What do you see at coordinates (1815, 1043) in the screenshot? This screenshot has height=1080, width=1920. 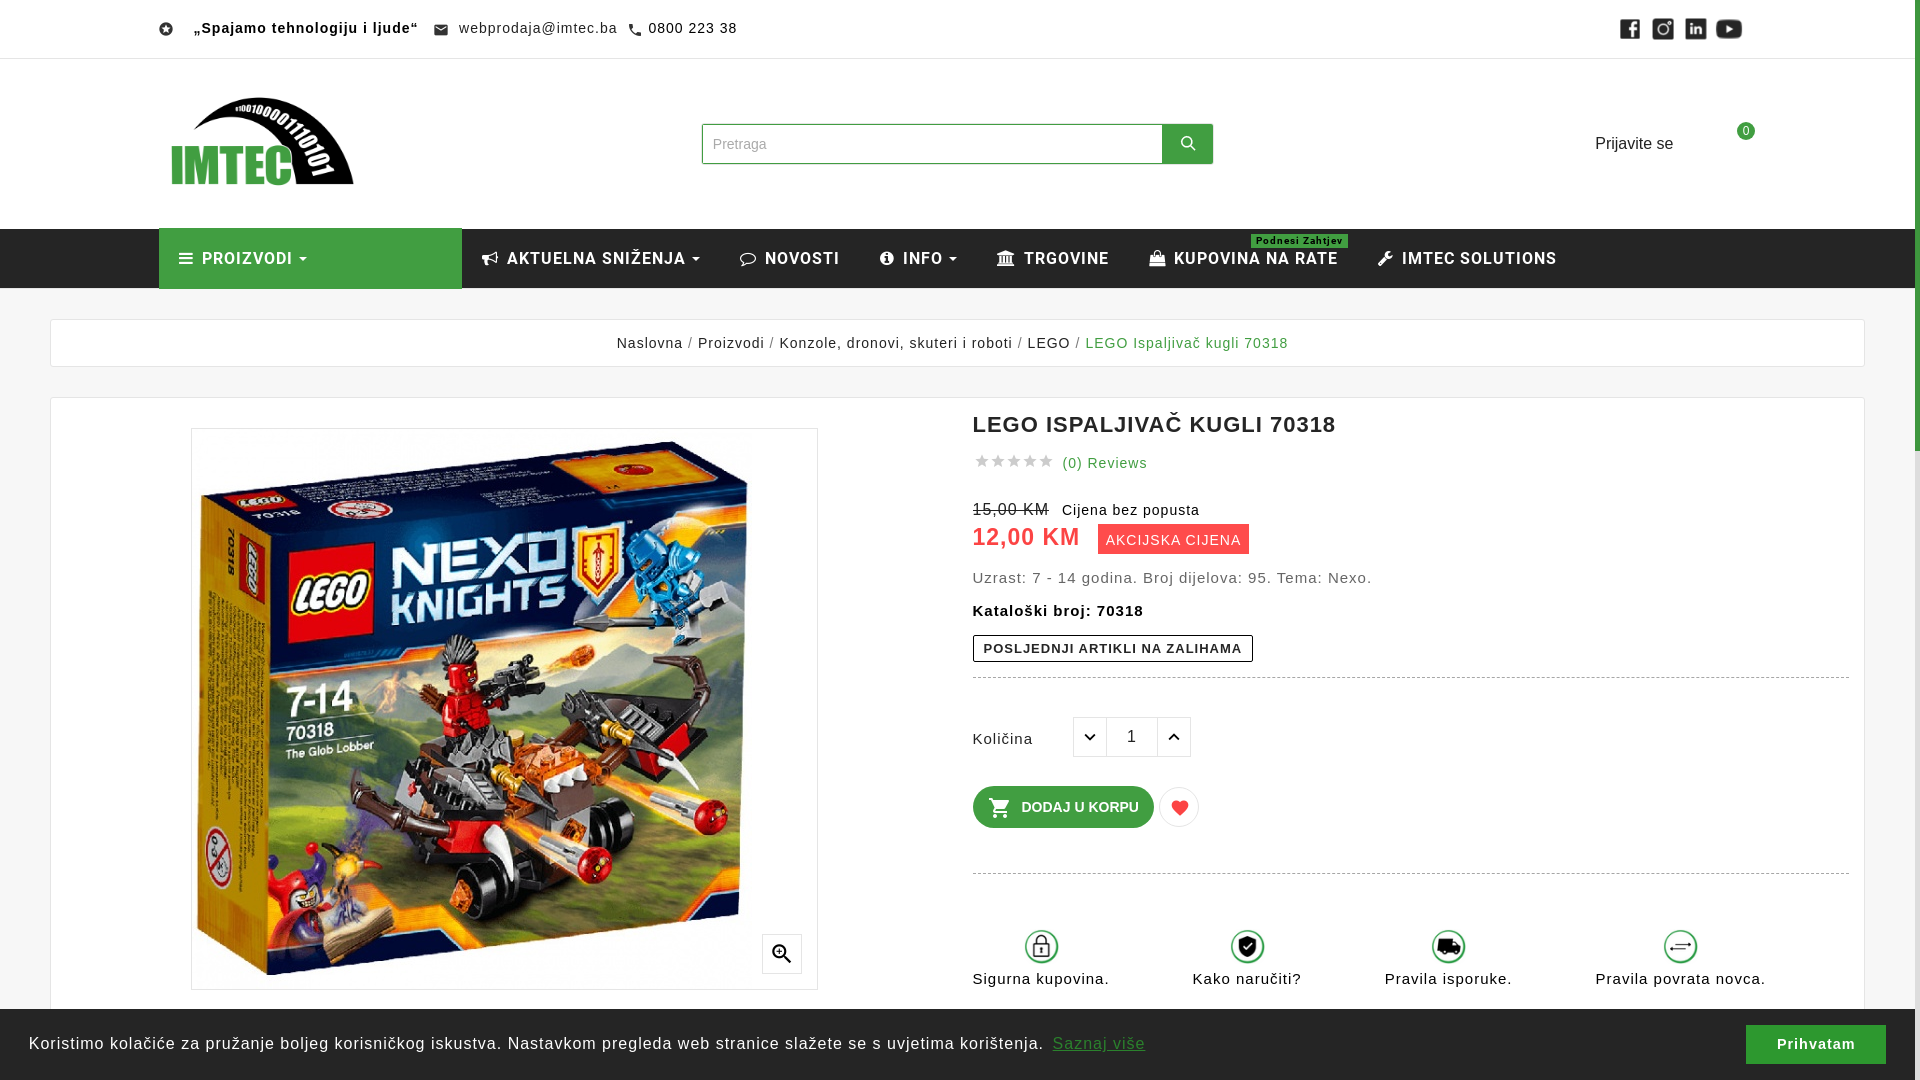 I see `'Prihvatam'` at bounding box center [1815, 1043].